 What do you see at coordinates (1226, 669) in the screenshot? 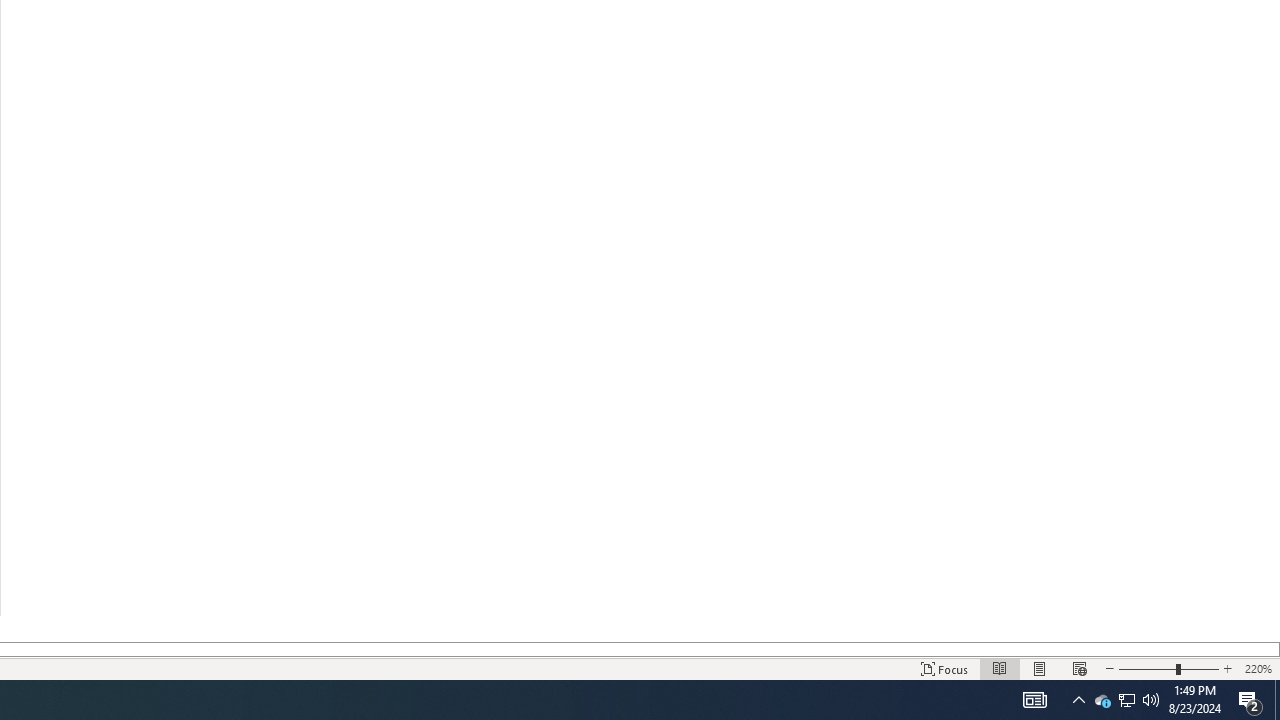
I see `'Increase Text Size'` at bounding box center [1226, 669].